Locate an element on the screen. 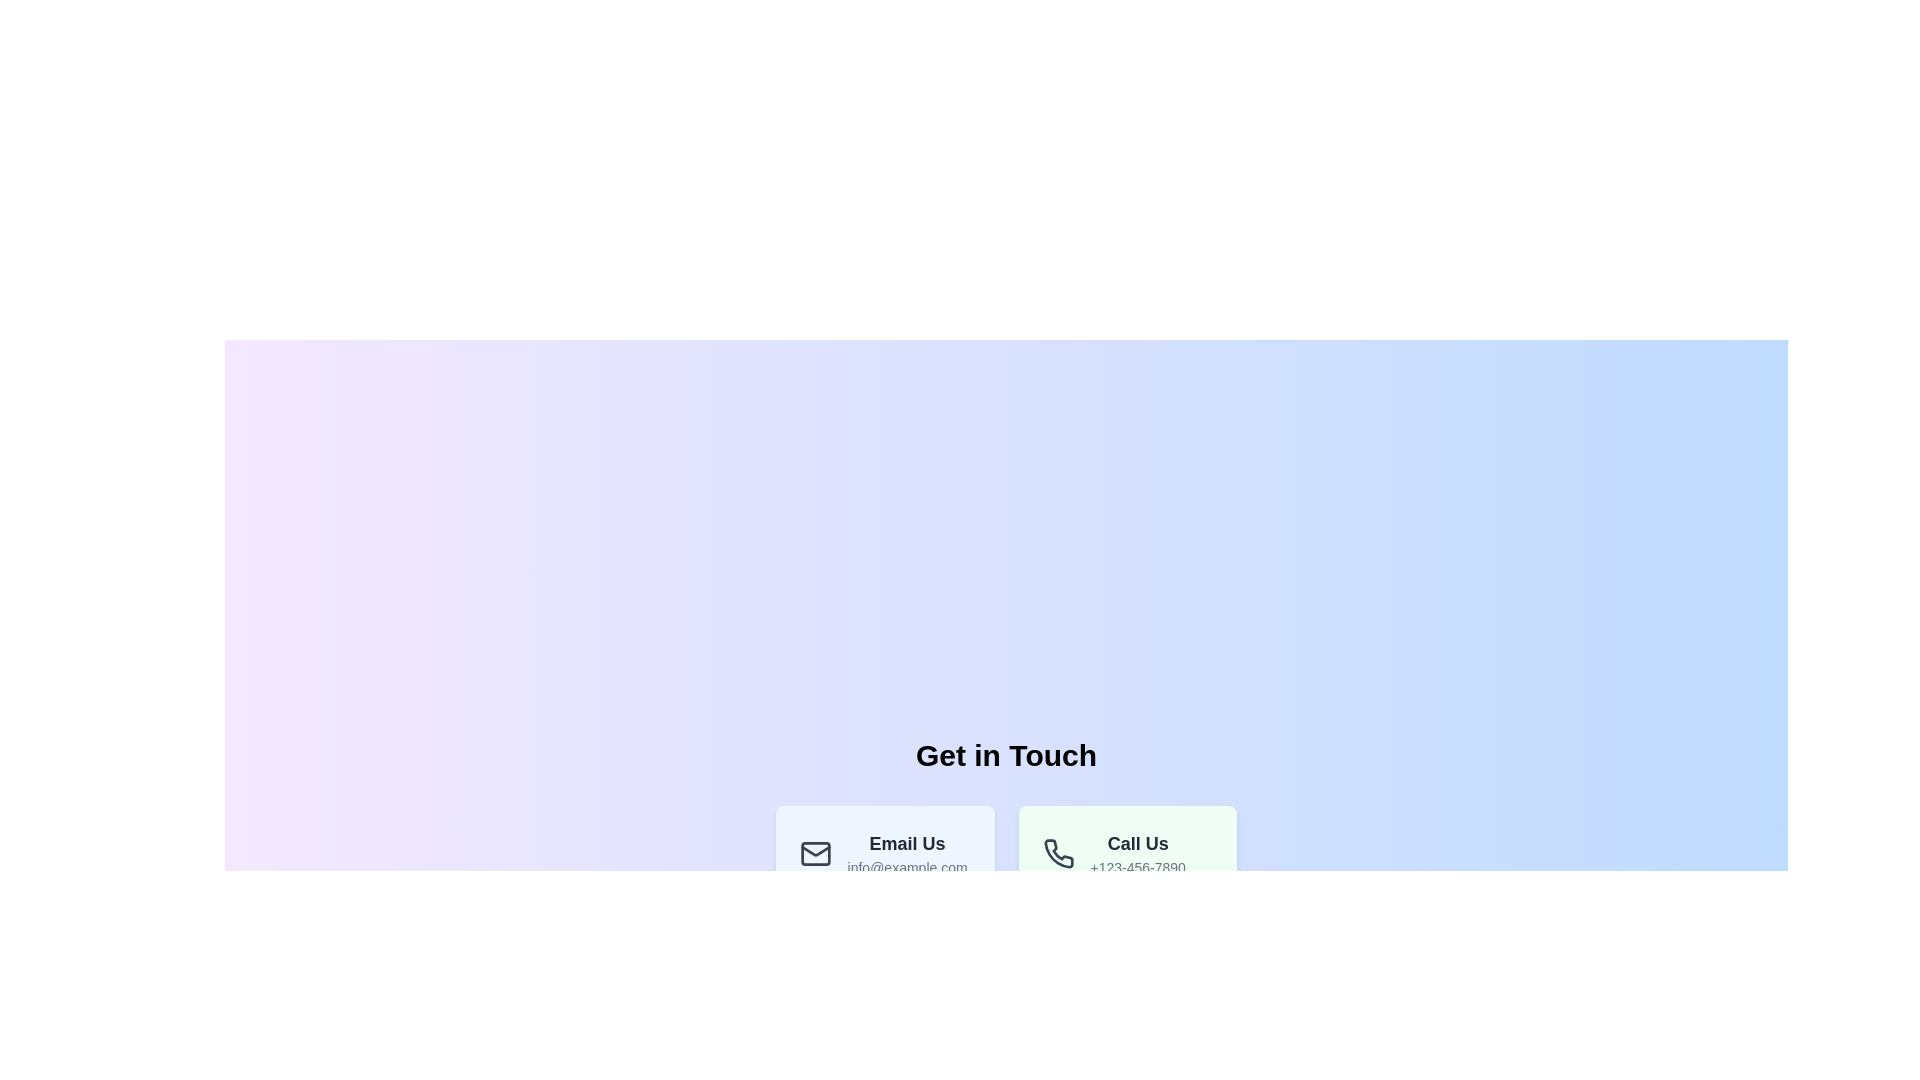  the 'Email Us' text label in the 'Get in Touch' section, which is styled with a larger, bold font and located above the lighter gray text 'info@example.com' is located at coordinates (906, 844).